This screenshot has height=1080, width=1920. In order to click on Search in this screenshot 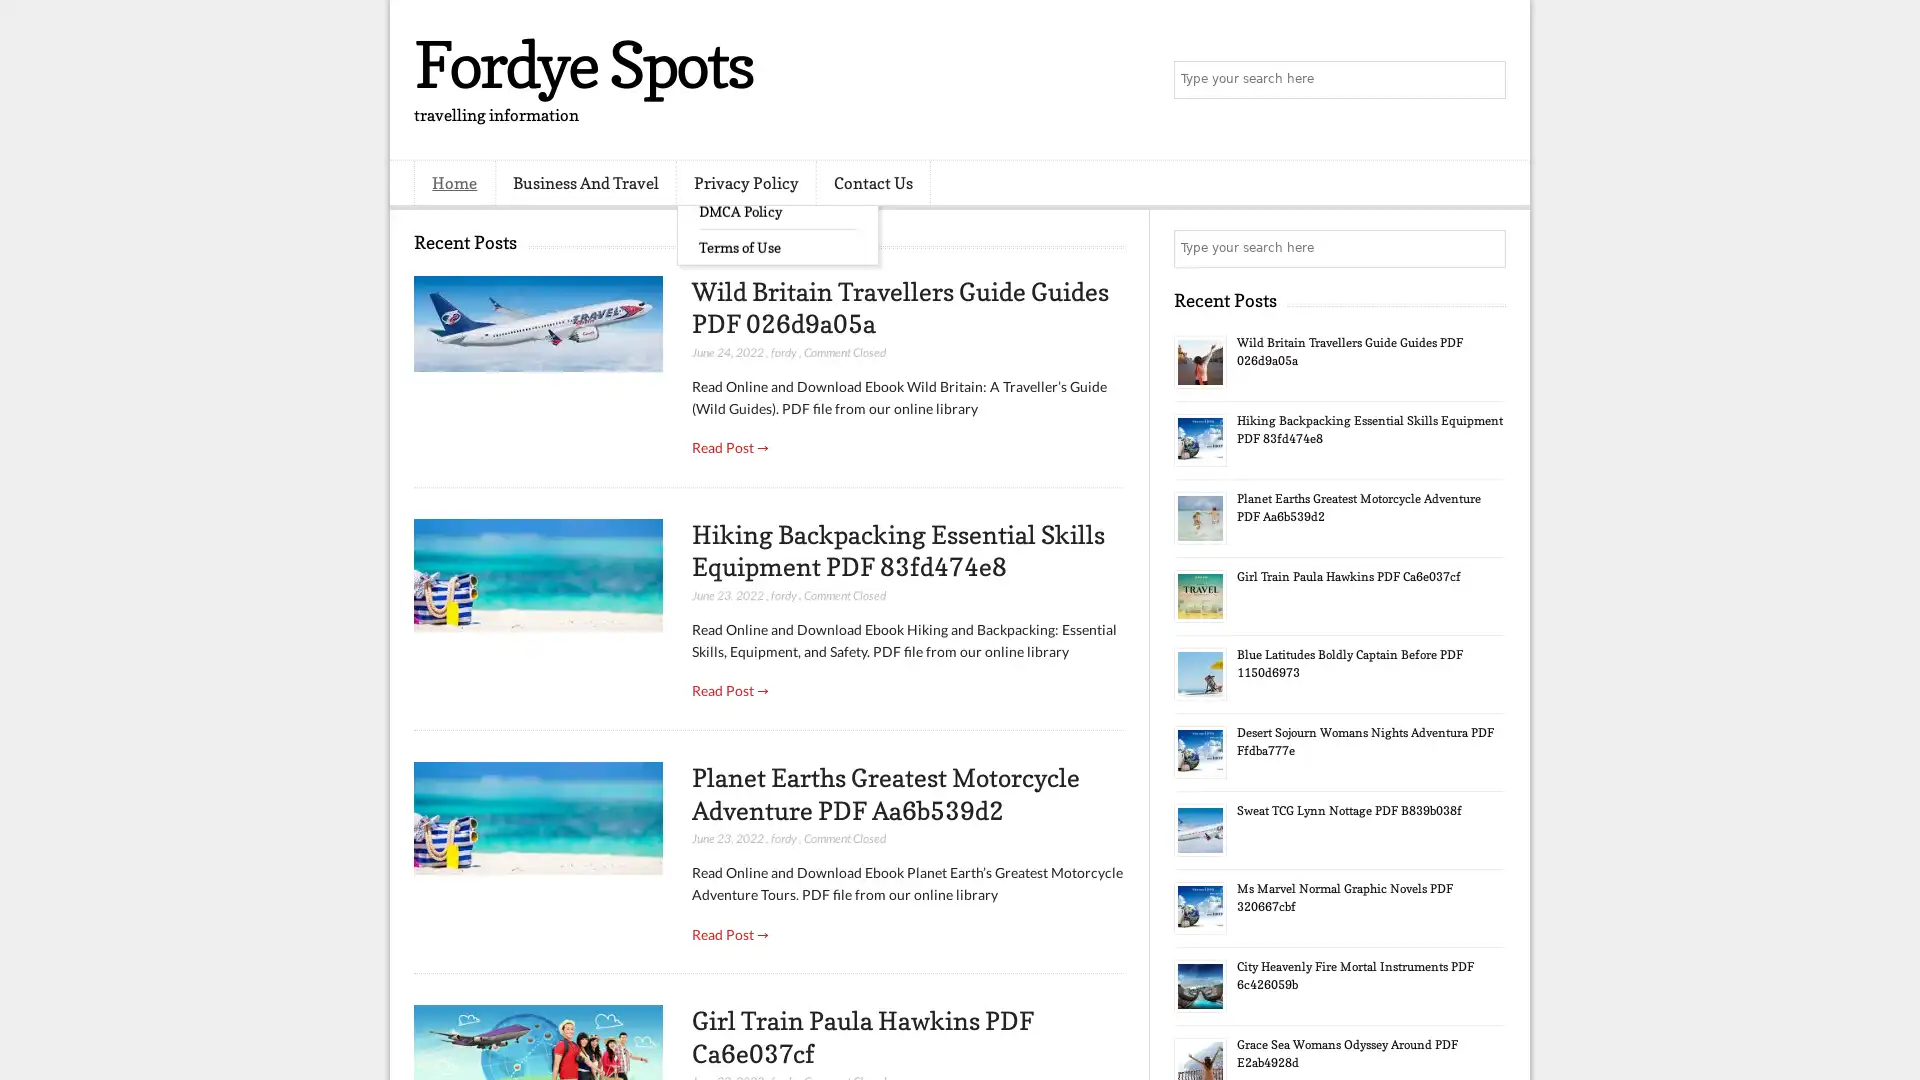, I will do `click(1485, 80)`.